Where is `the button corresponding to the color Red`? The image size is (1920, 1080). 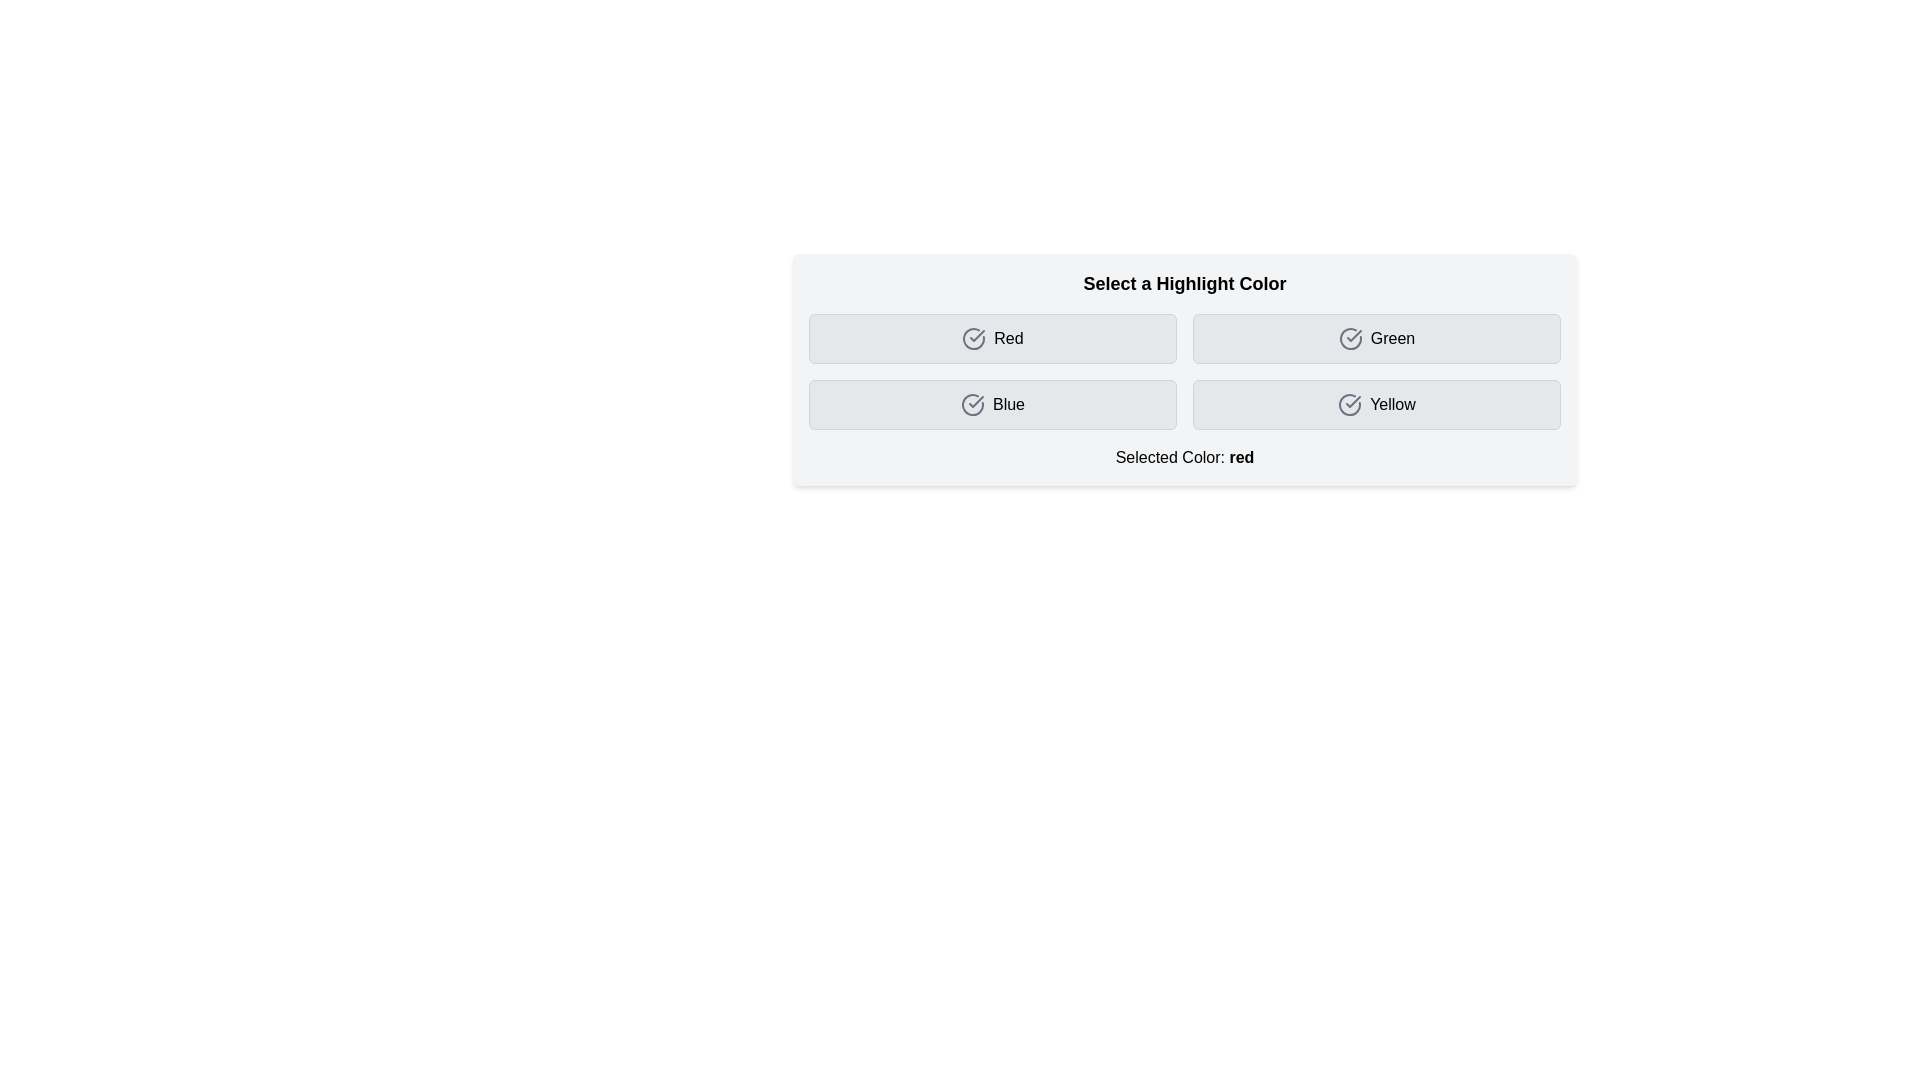 the button corresponding to the color Red is located at coordinates (993, 338).